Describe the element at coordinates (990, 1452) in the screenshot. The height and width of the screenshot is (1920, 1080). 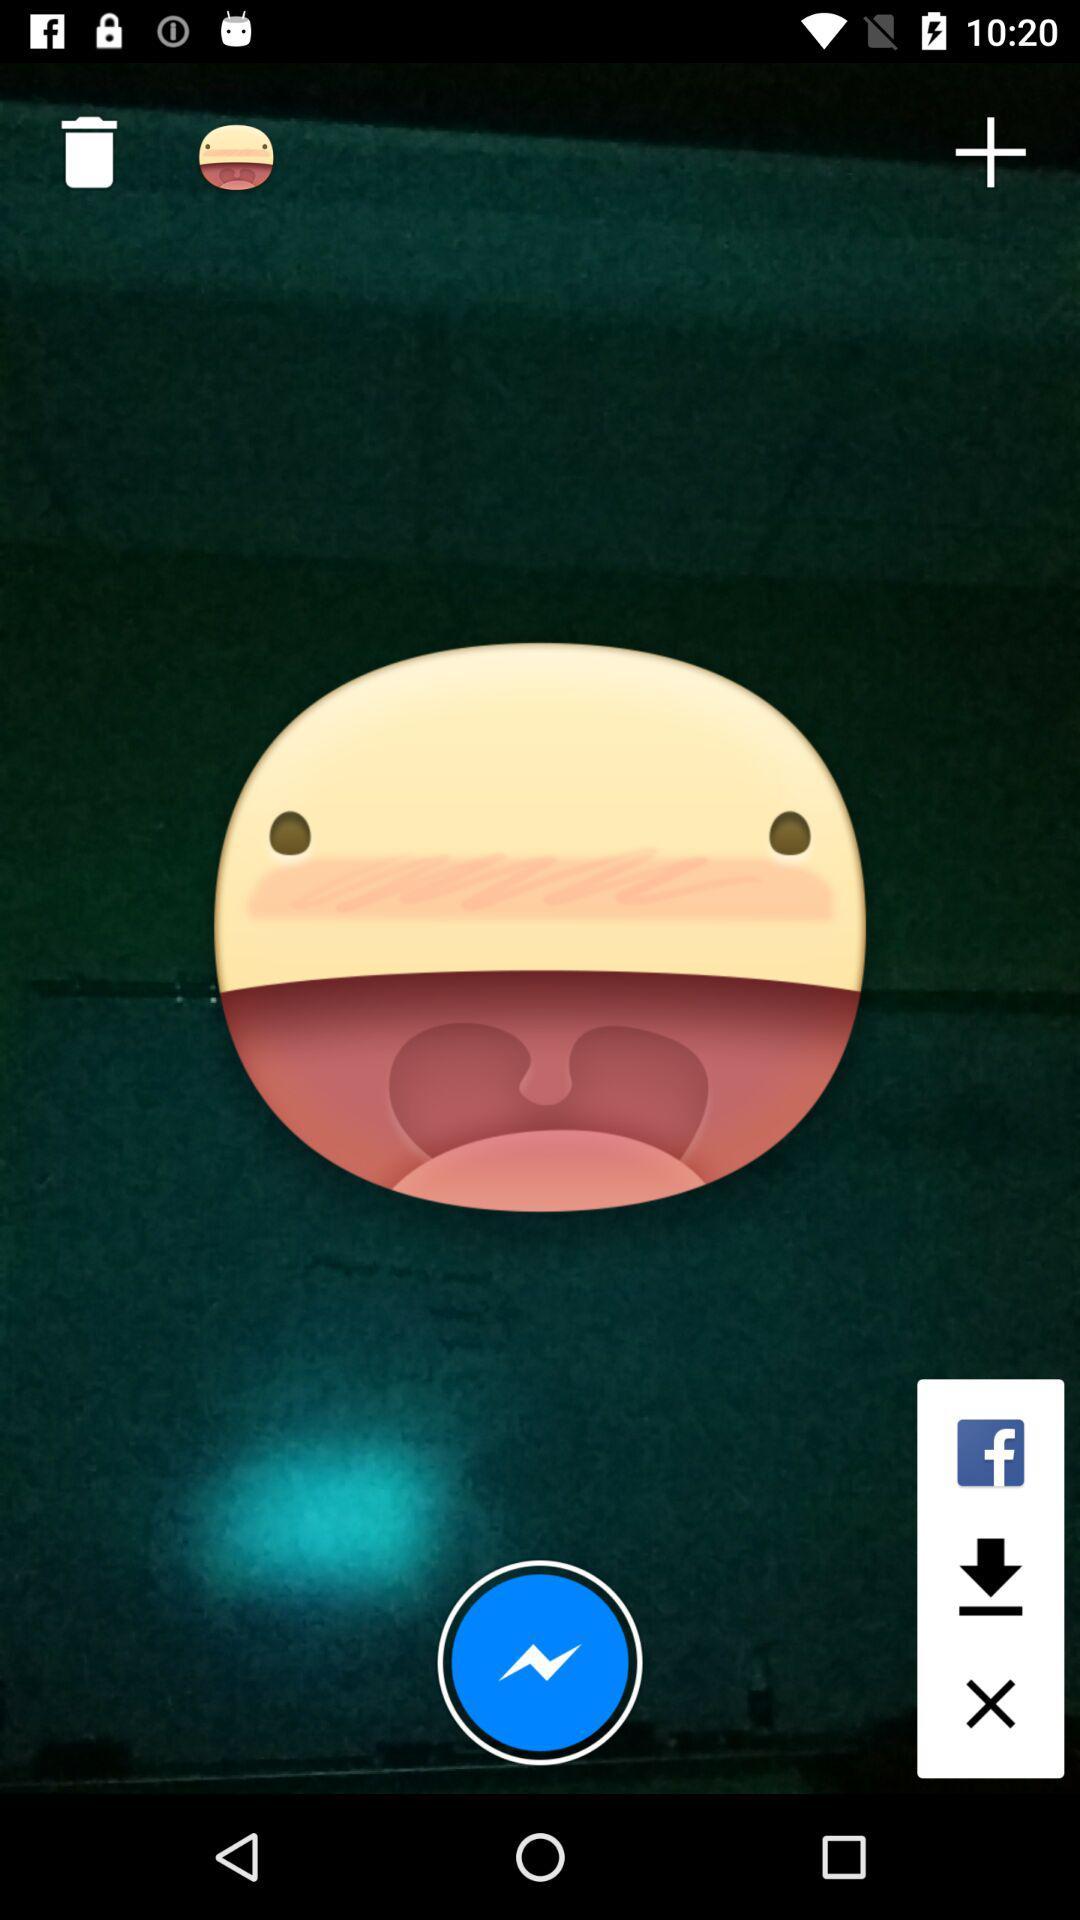
I see `the facebook icon` at that location.